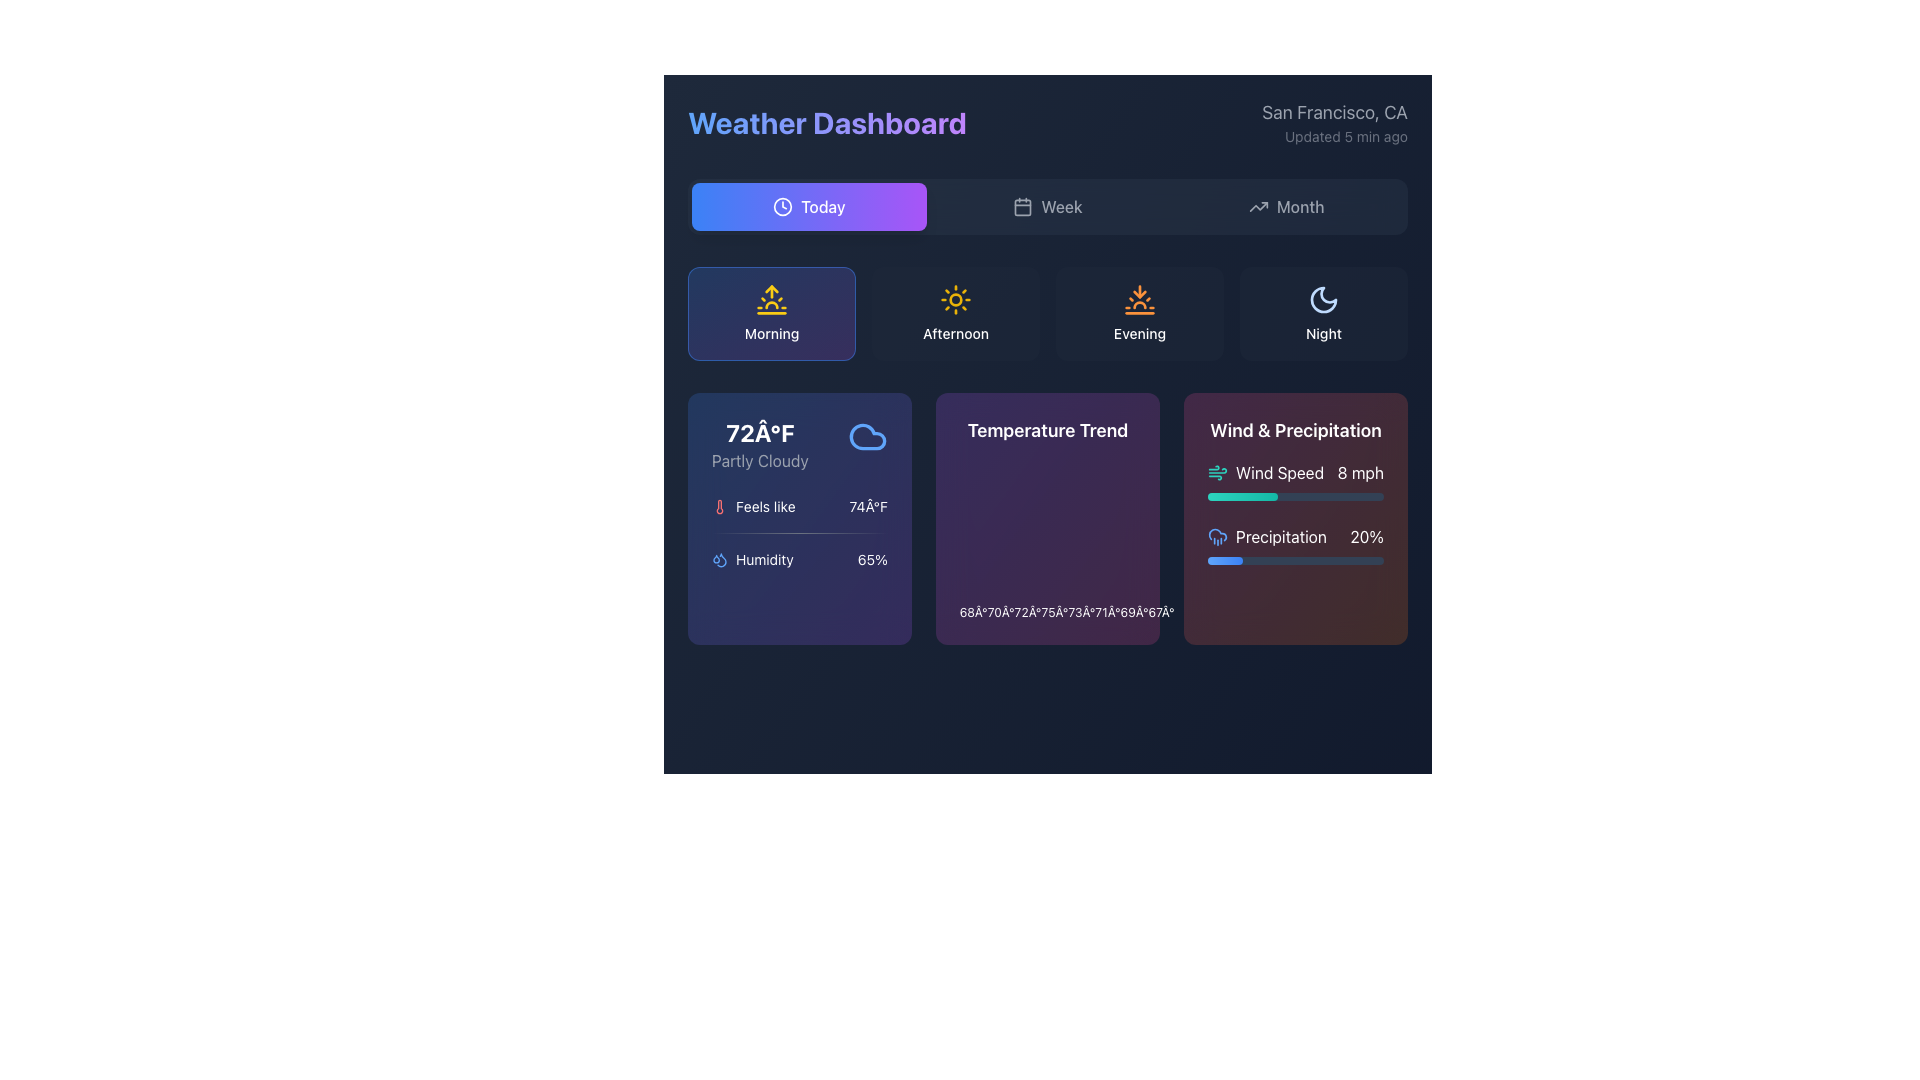 The image size is (1920, 1080). What do you see at coordinates (1161, 608) in the screenshot?
I see `the graphical data representation component displaying a vertical colored bar with a gradient from purple to pink, indicating a percentage height of 67%, along with the label '67°' located in the 'Temperature Trend' section` at bounding box center [1161, 608].